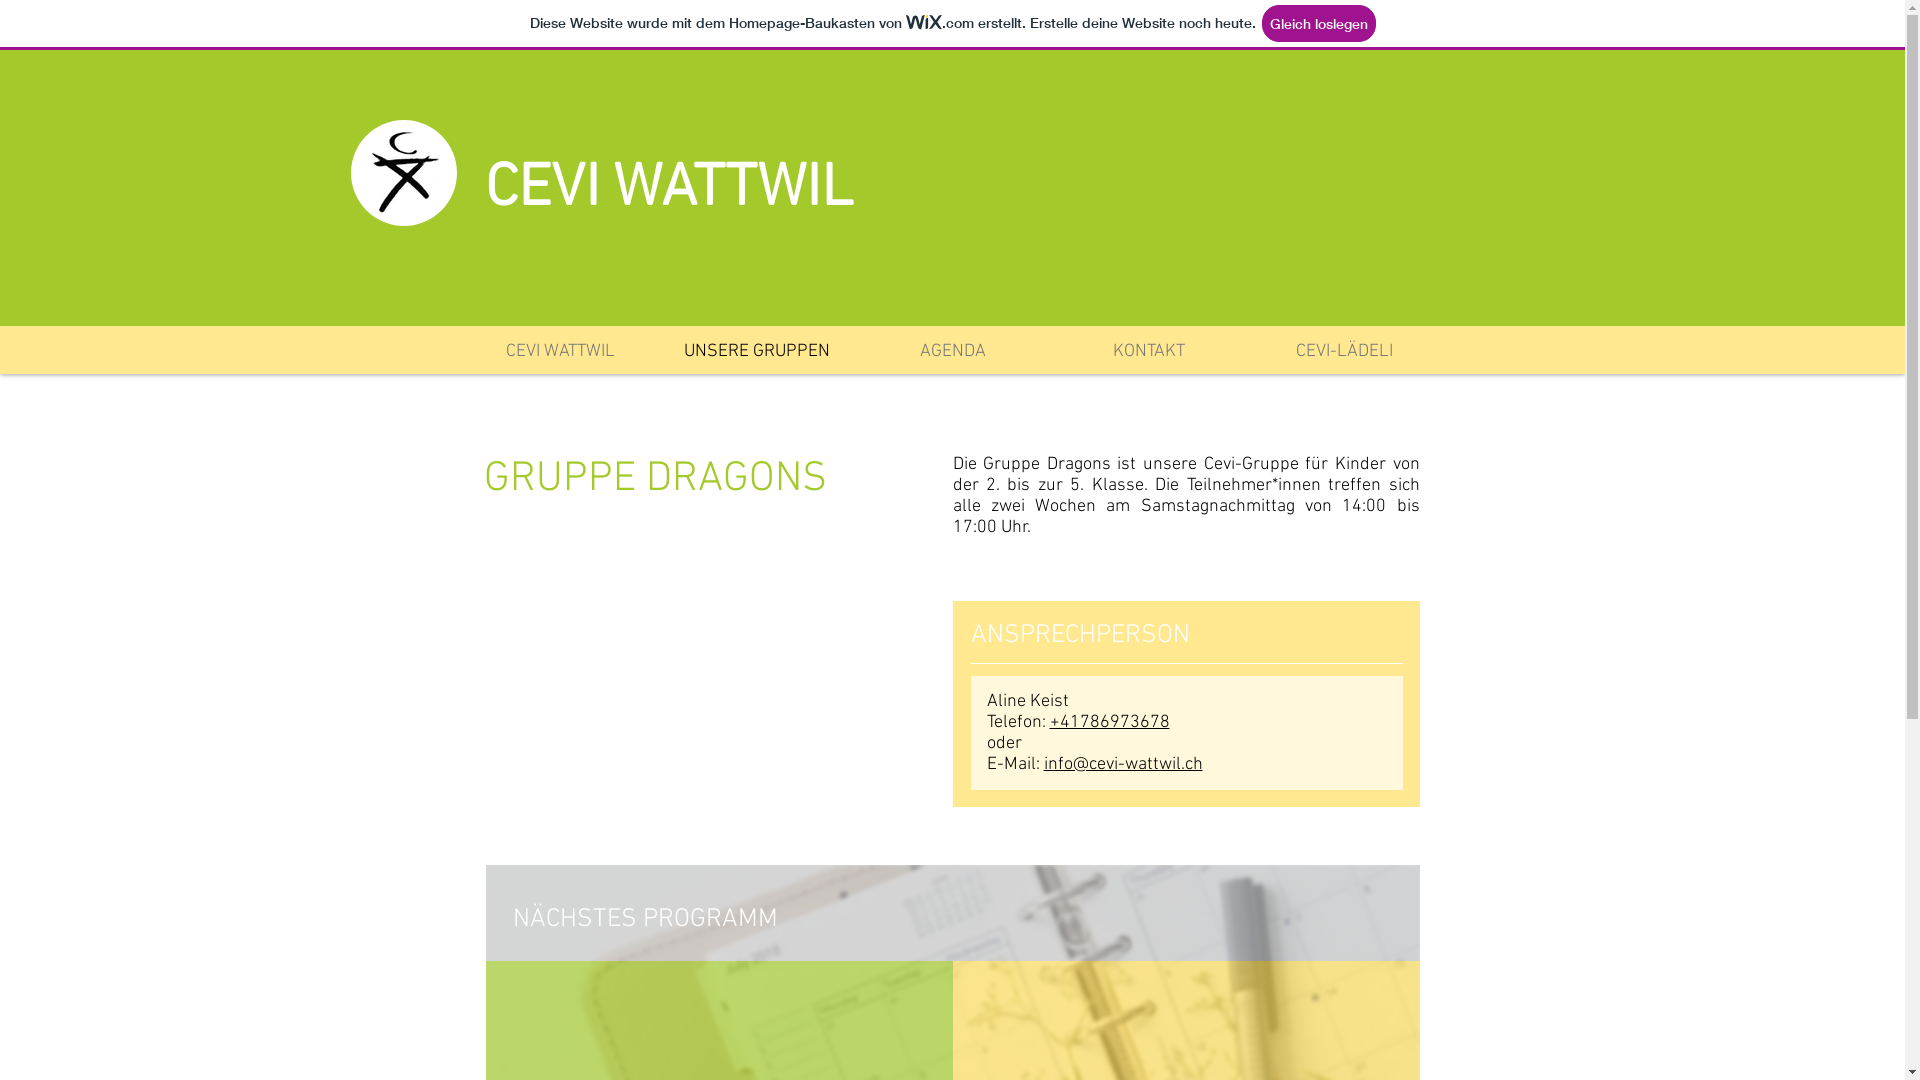  What do you see at coordinates (1147, 350) in the screenshot?
I see `'KONTAKT'` at bounding box center [1147, 350].